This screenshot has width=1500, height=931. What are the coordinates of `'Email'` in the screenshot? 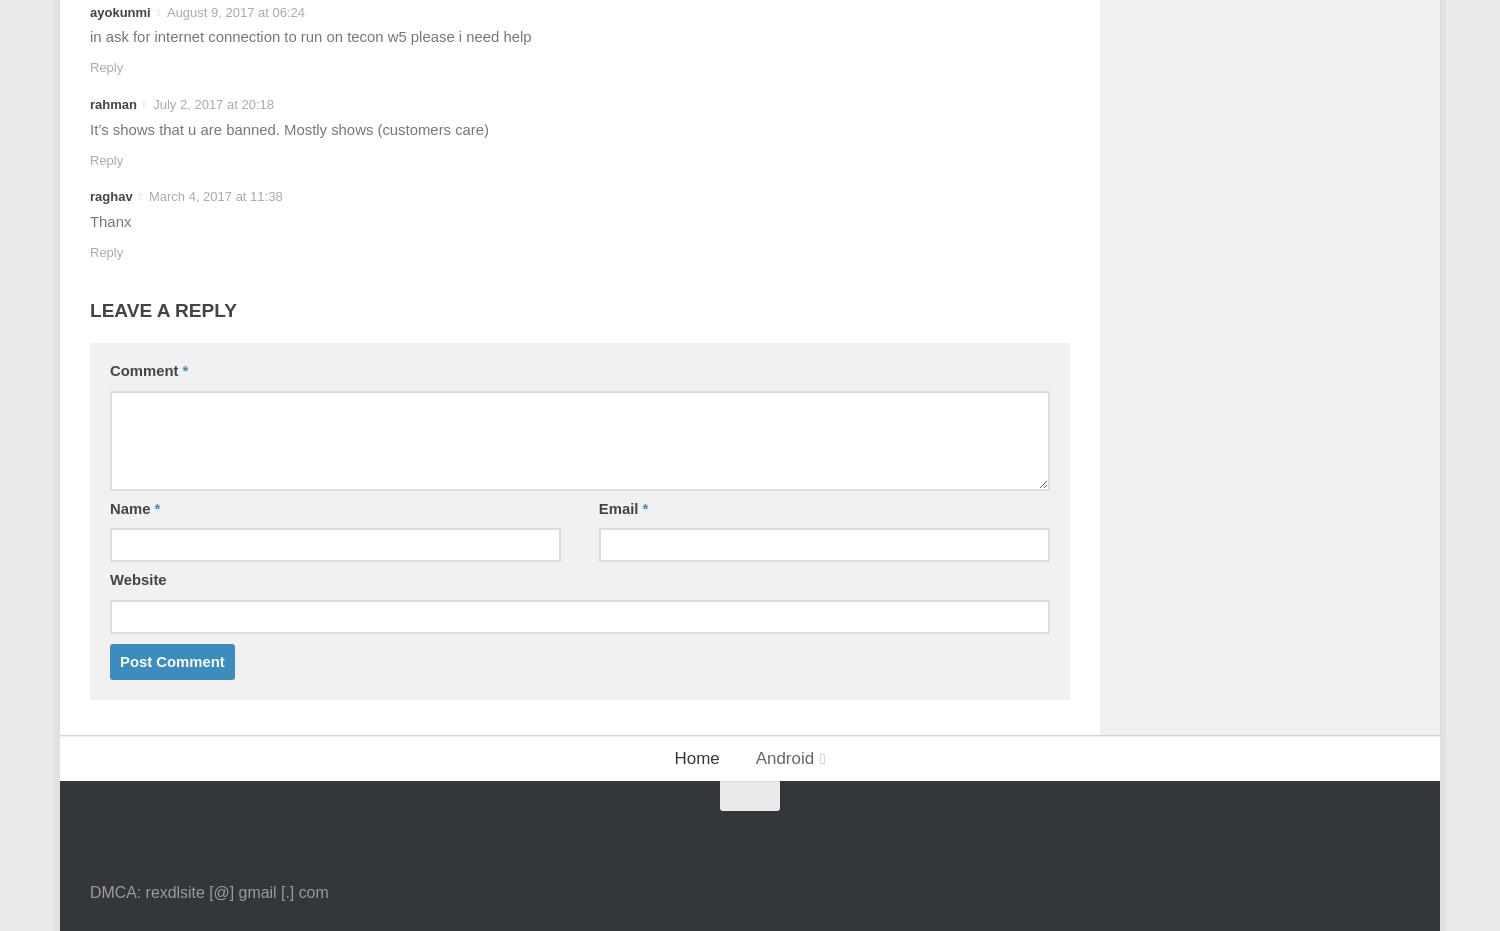 It's located at (618, 507).